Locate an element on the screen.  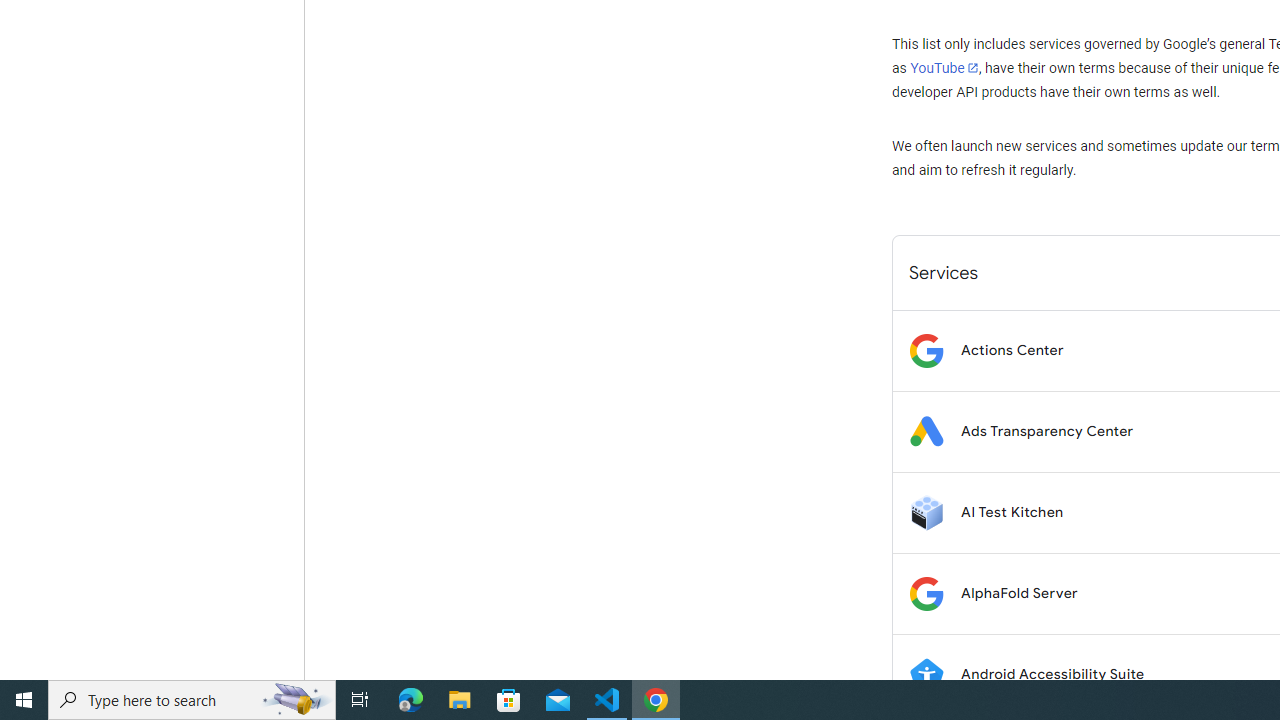
'Logo for AI Test Kitchen' is located at coordinates (925, 511).